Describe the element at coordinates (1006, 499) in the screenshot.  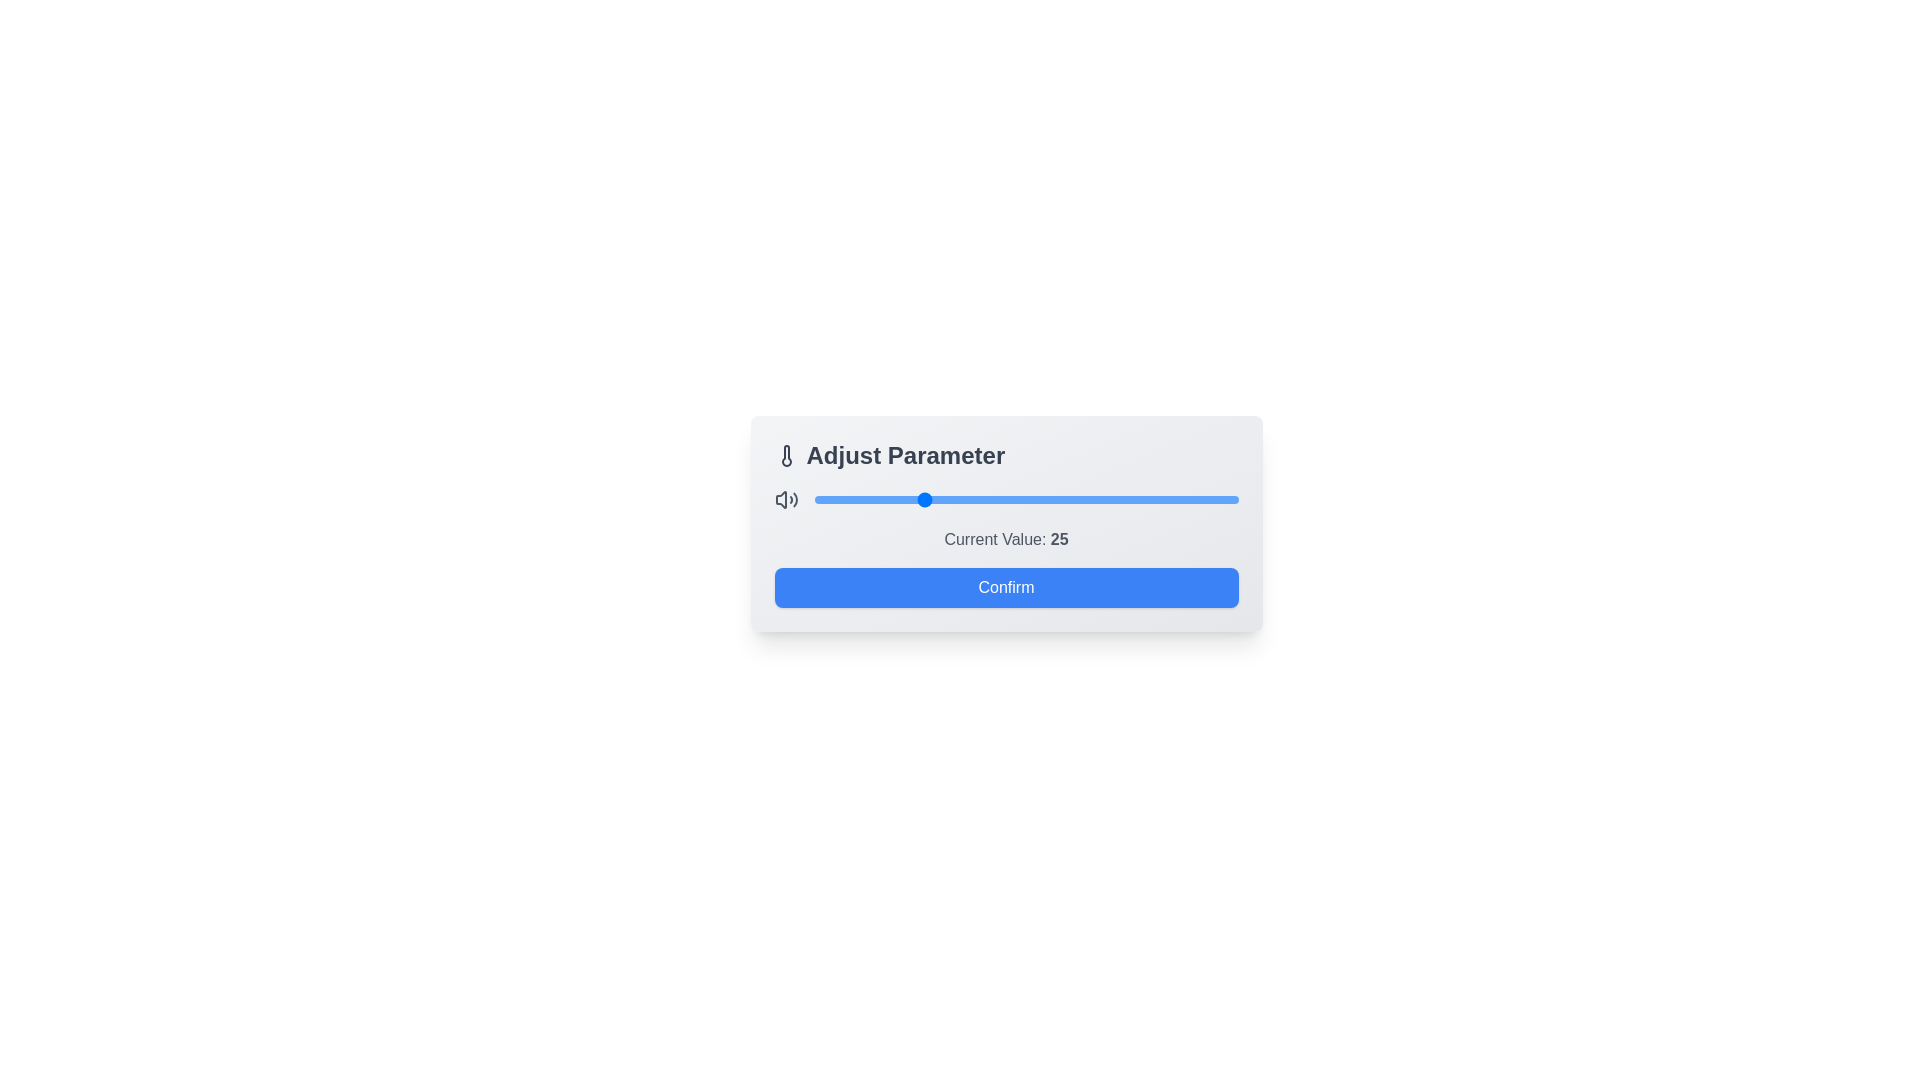
I see `the Range Slider located below the 'Adjust Parameter' title and above the 'Current Value: 25' text` at that location.